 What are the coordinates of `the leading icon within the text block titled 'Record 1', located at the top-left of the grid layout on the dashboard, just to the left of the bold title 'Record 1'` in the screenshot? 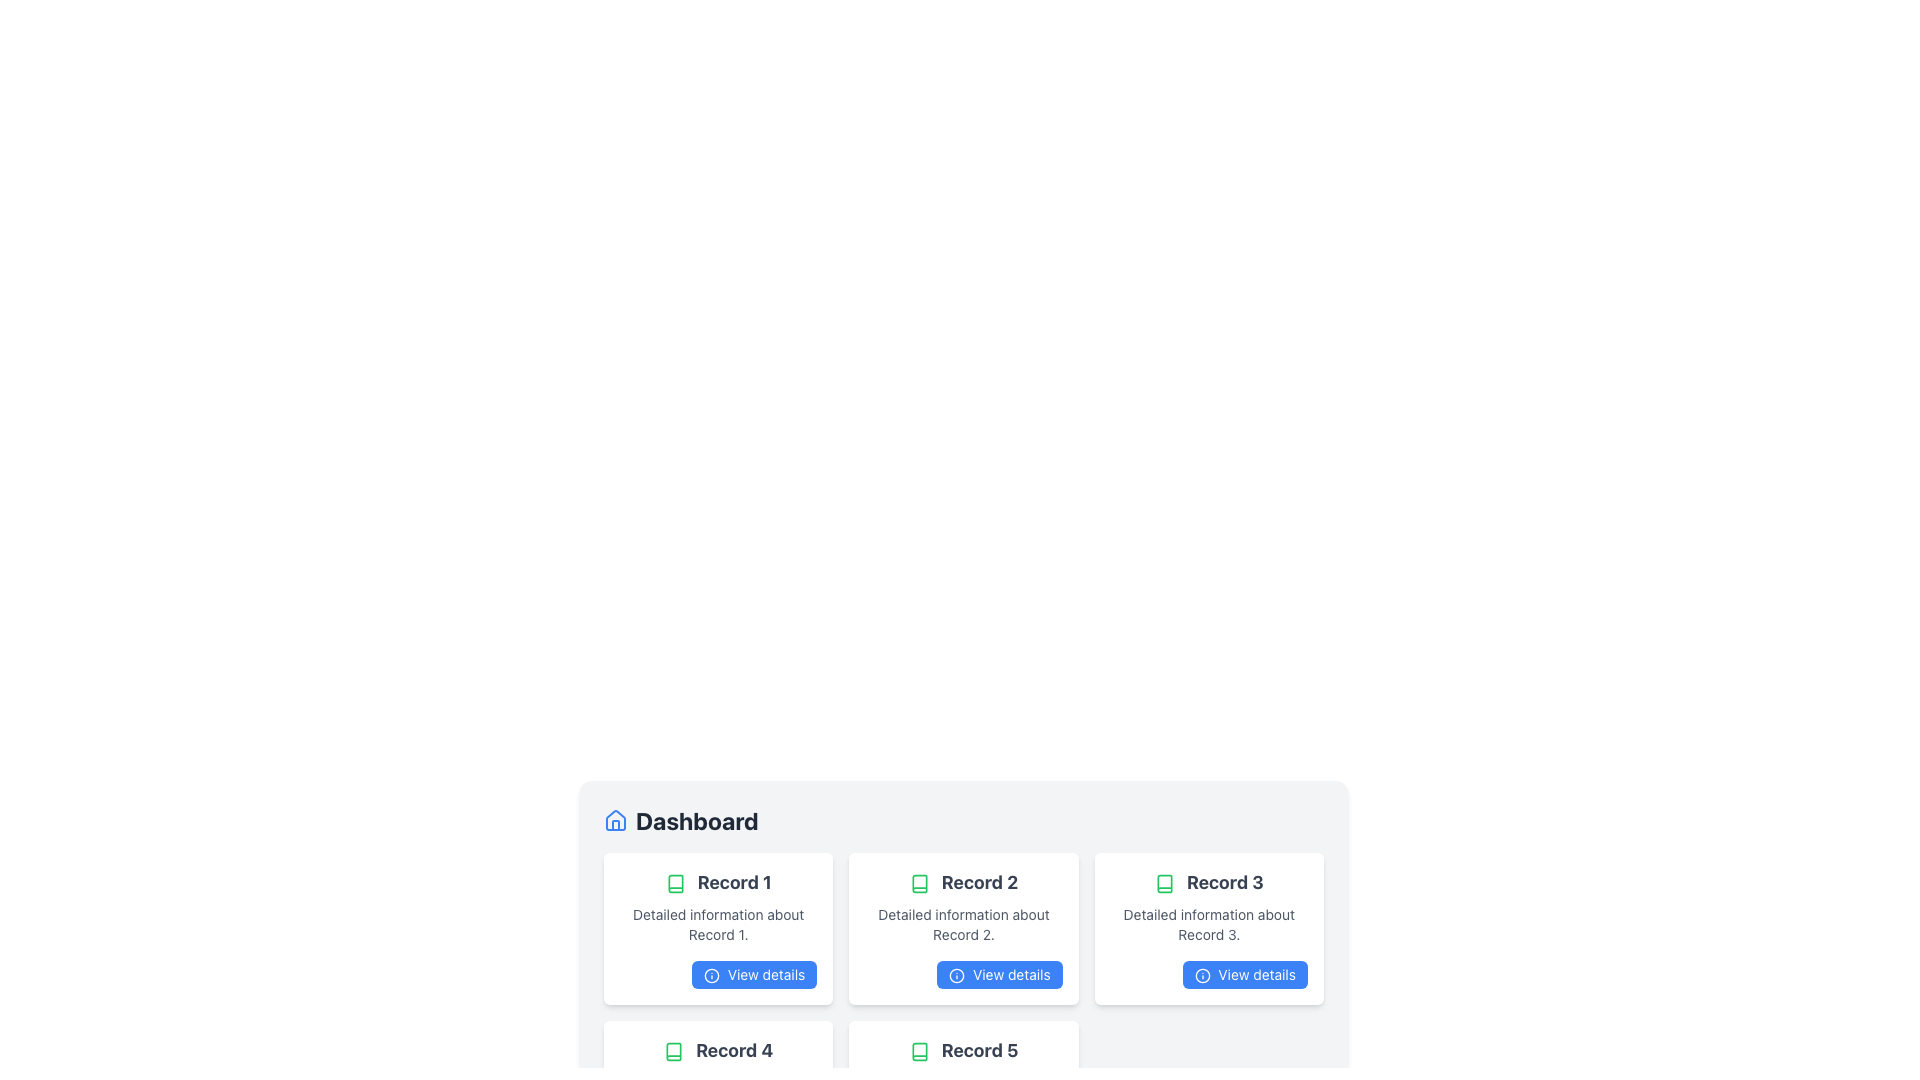 It's located at (675, 883).